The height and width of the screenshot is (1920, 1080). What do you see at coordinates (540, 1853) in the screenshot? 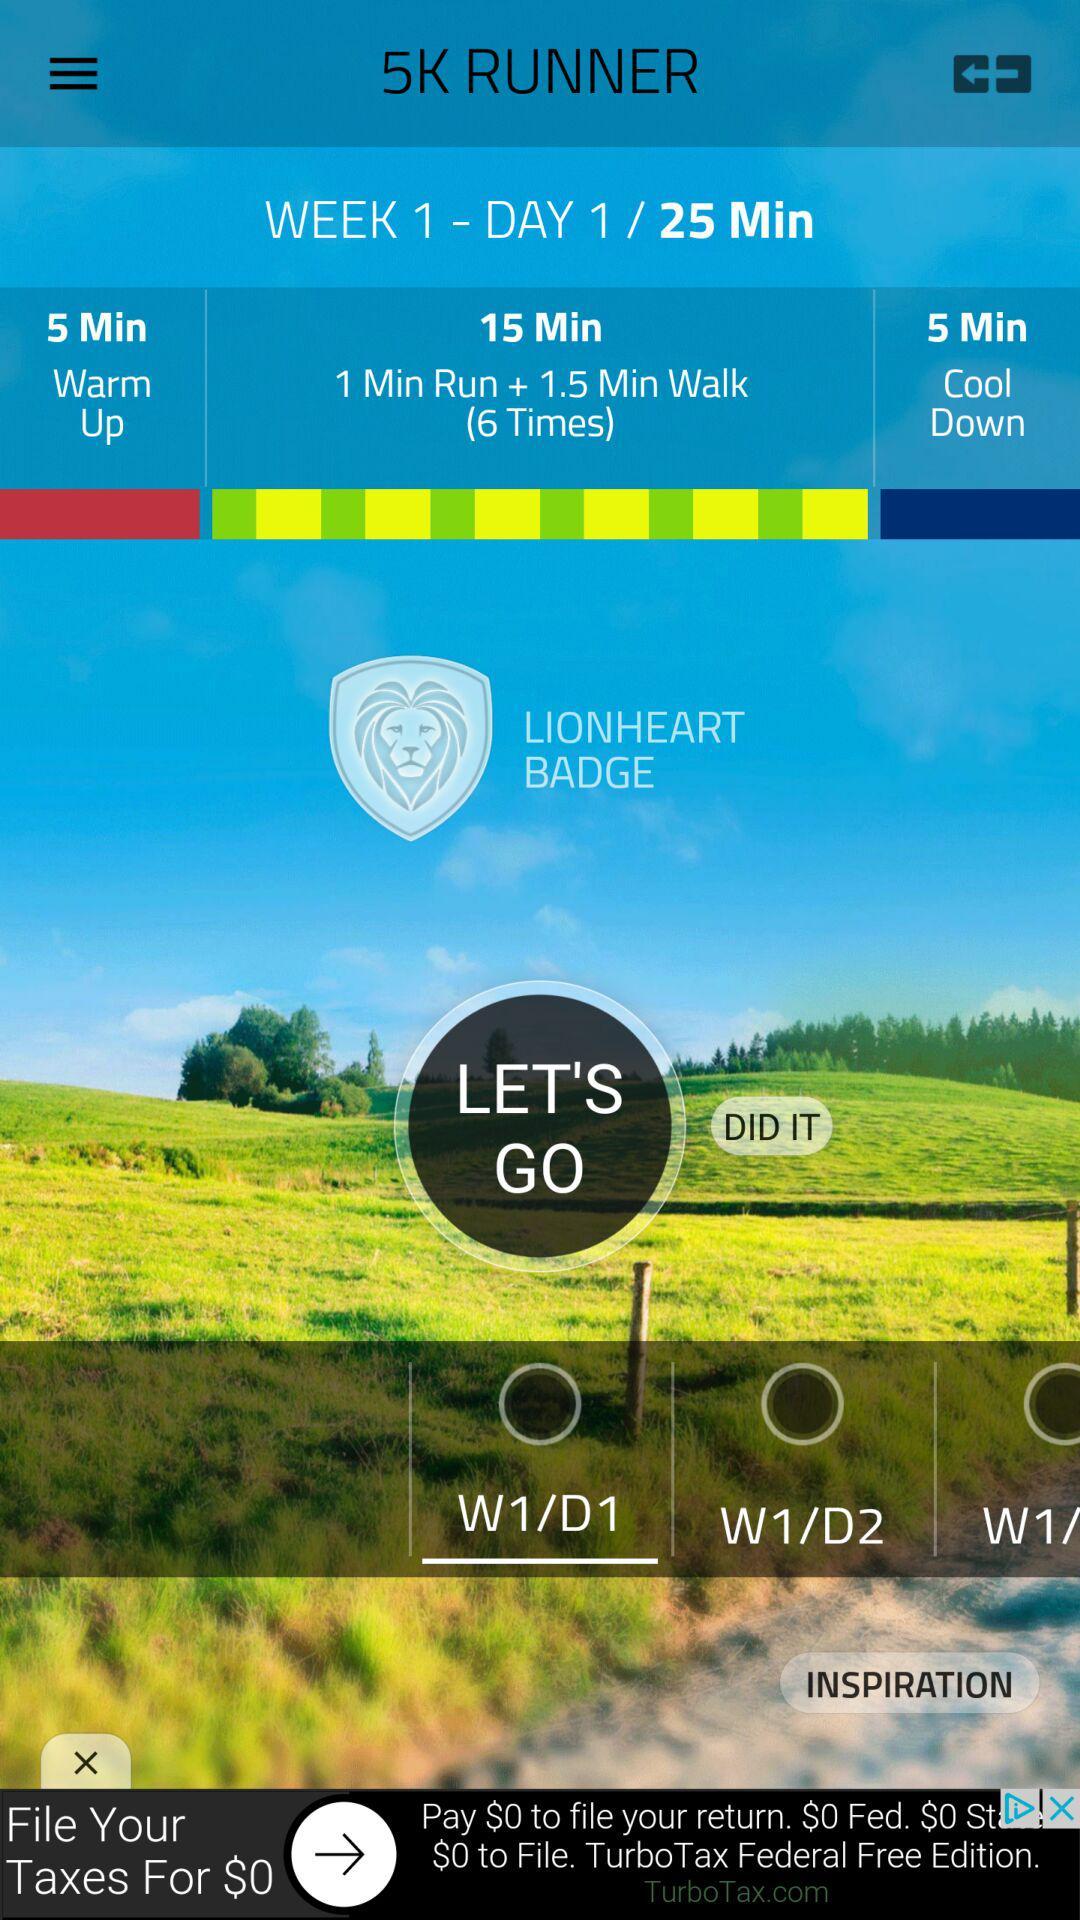
I see `advertisement area` at bounding box center [540, 1853].